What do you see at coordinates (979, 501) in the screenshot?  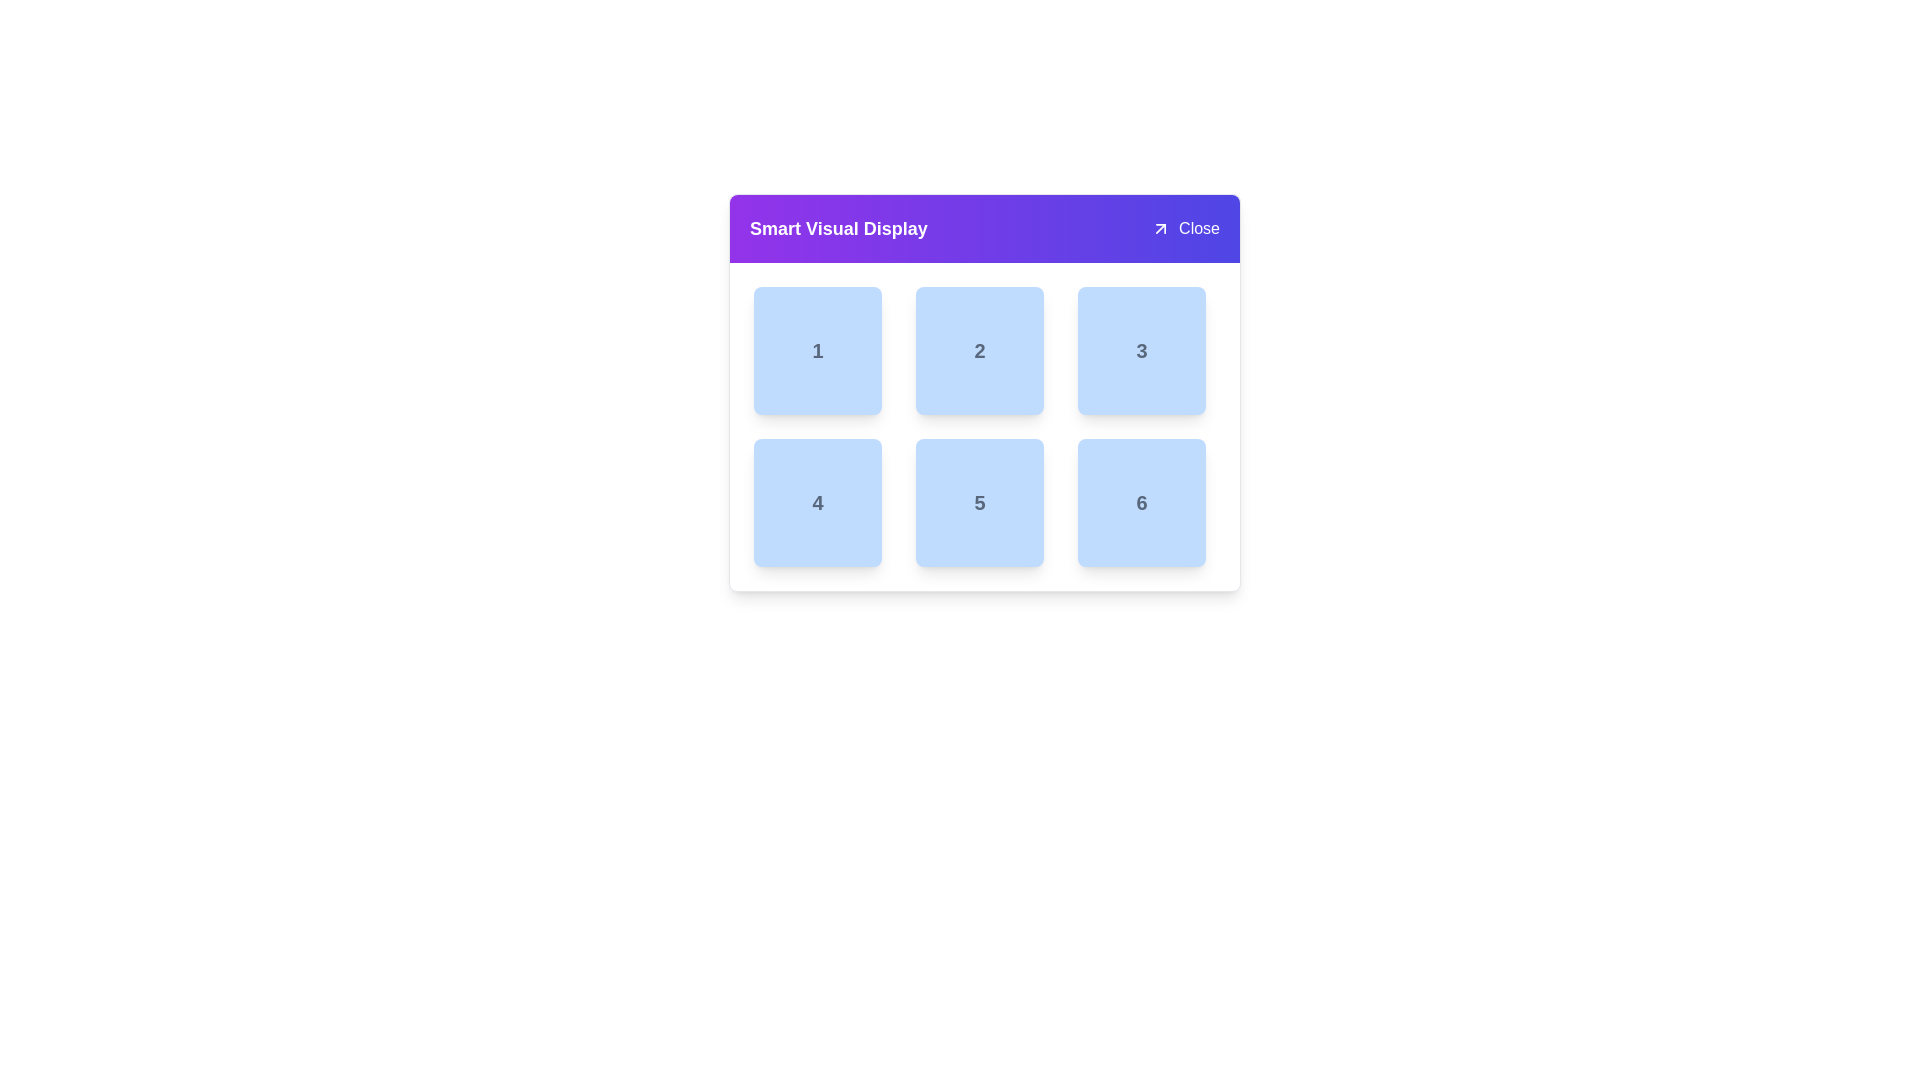 I see `value displayed in the text element that shows the number '5', located in the center of the fifth box in a grid of six boxes` at bounding box center [979, 501].